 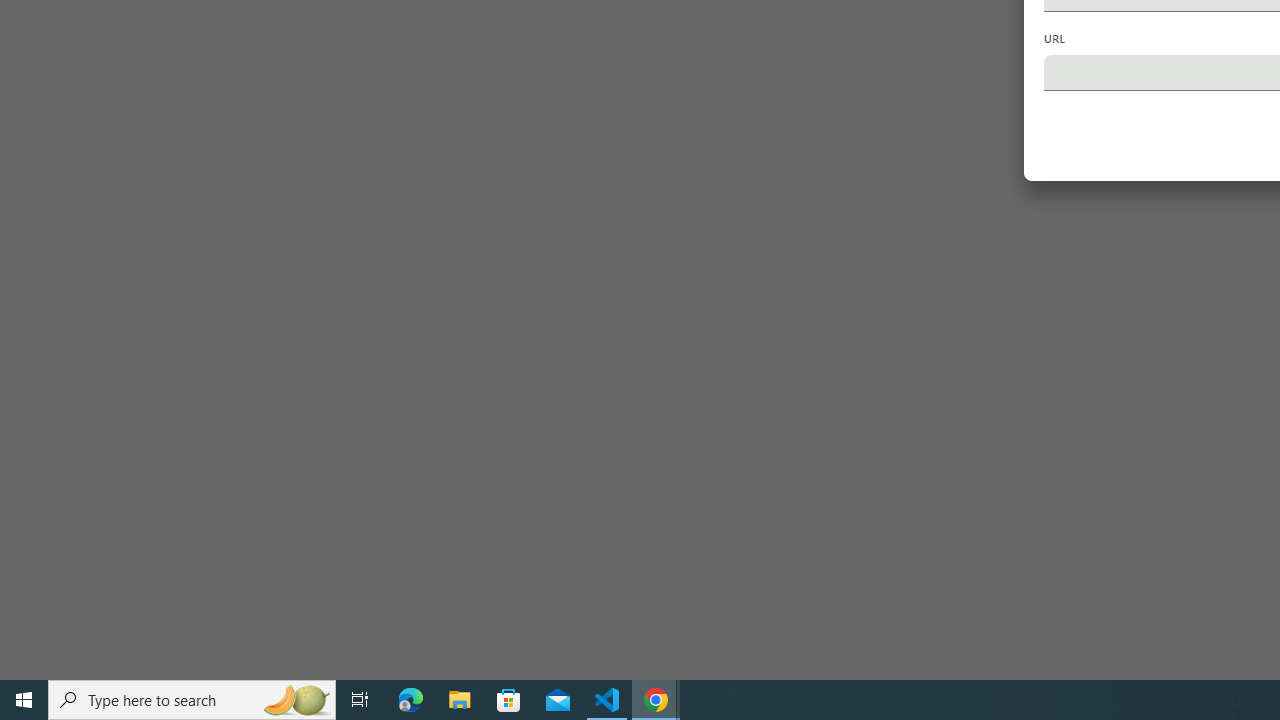 I want to click on 'Google Chrome - 2 running windows', so click(x=656, y=698).